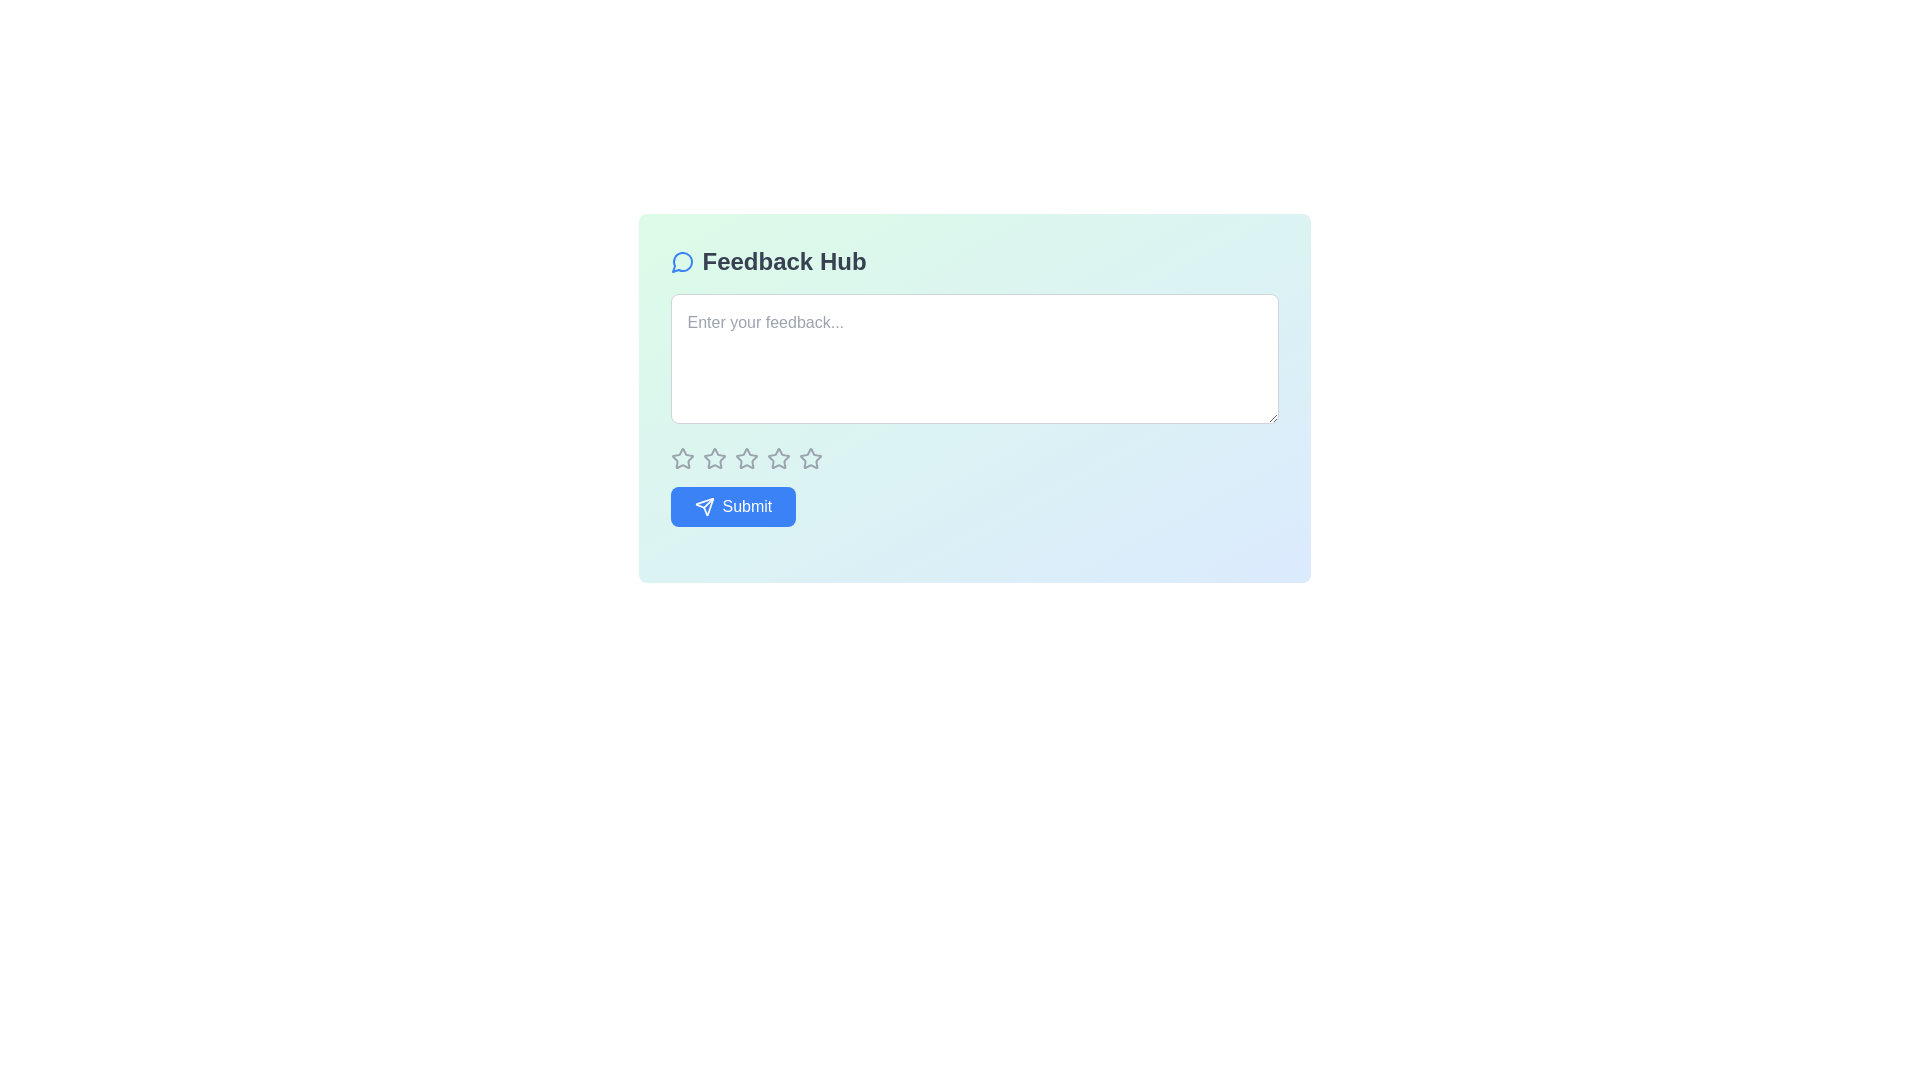 The height and width of the screenshot is (1080, 1920). What do you see at coordinates (682, 261) in the screenshot?
I see `the blue conversation icon with a circular outline and speech tail, located to the left of the 'Feedback Hub' text` at bounding box center [682, 261].